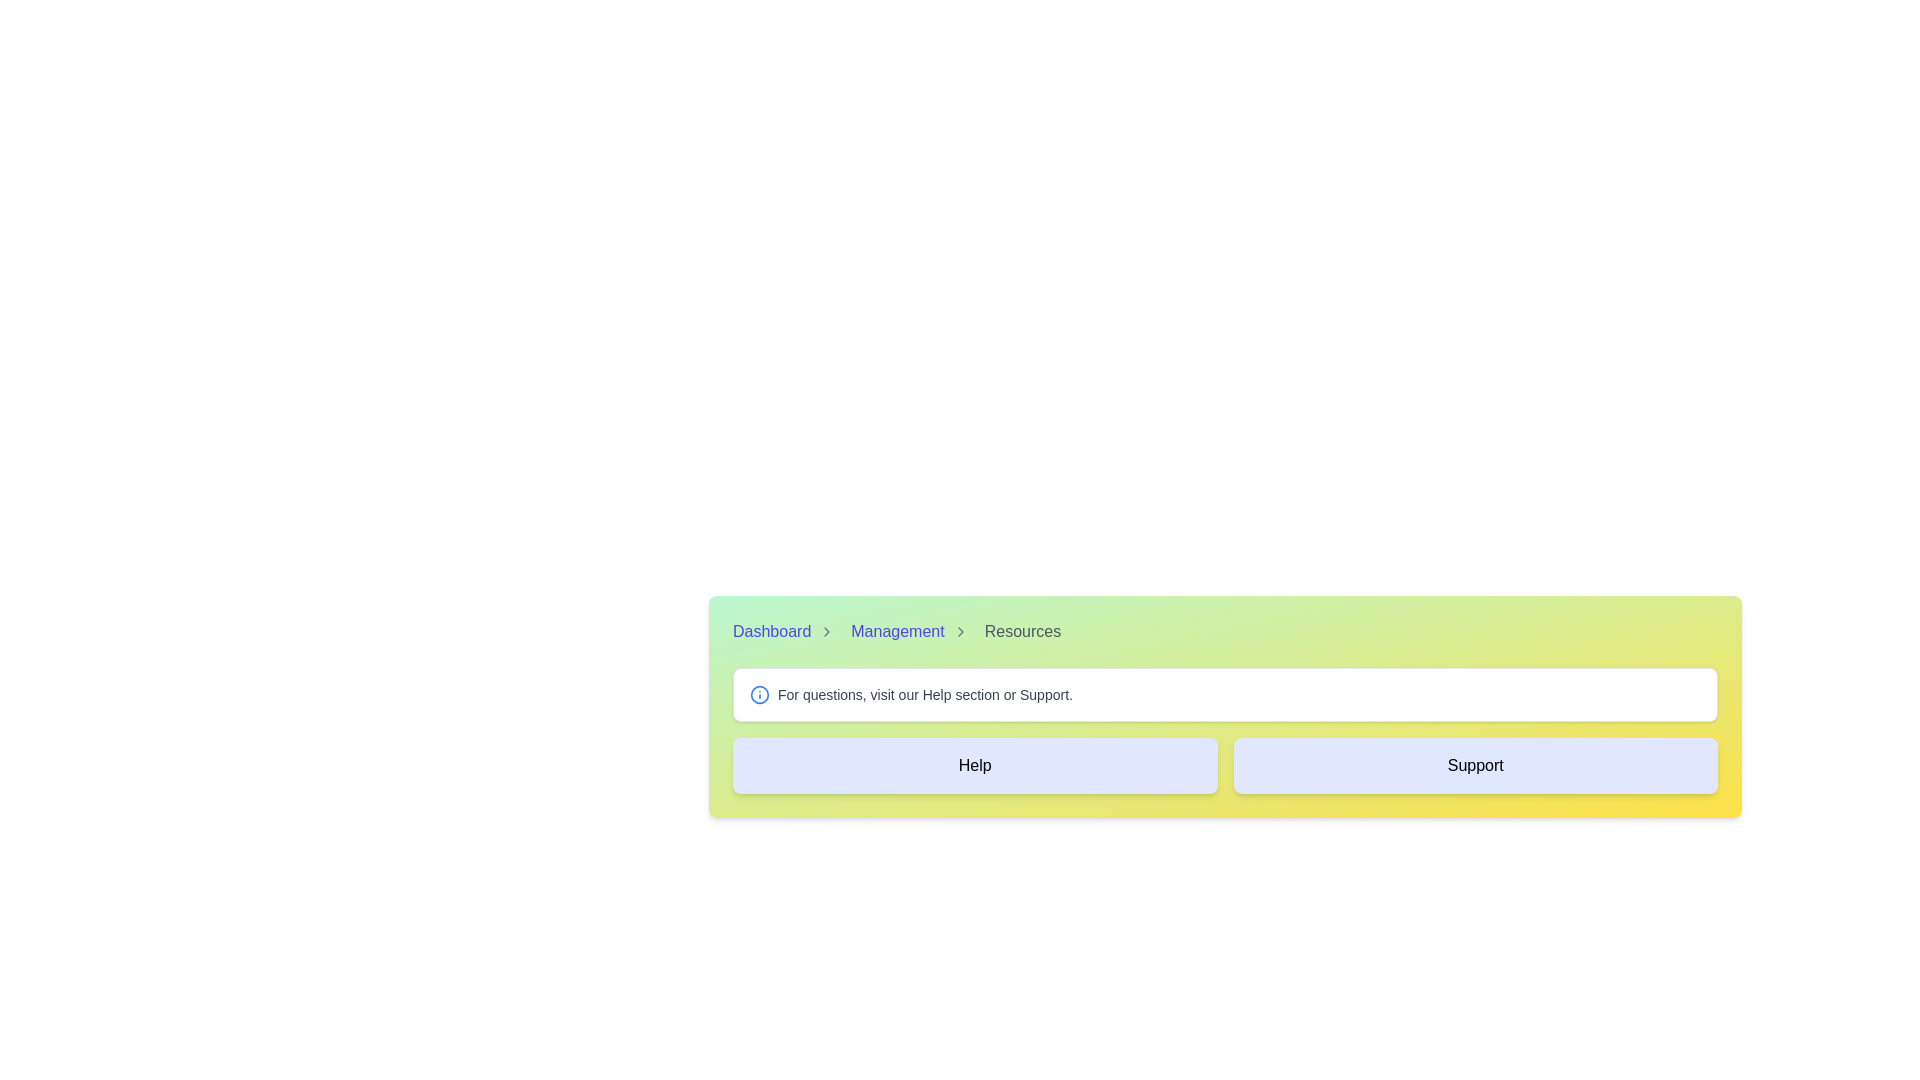  What do you see at coordinates (1022, 632) in the screenshot?
I see `the third and last Text Label in the breadcrumb navigation bar, which indicates the current page or section title, located at the top right corner of the interface` at bounding box center [1022, 632].